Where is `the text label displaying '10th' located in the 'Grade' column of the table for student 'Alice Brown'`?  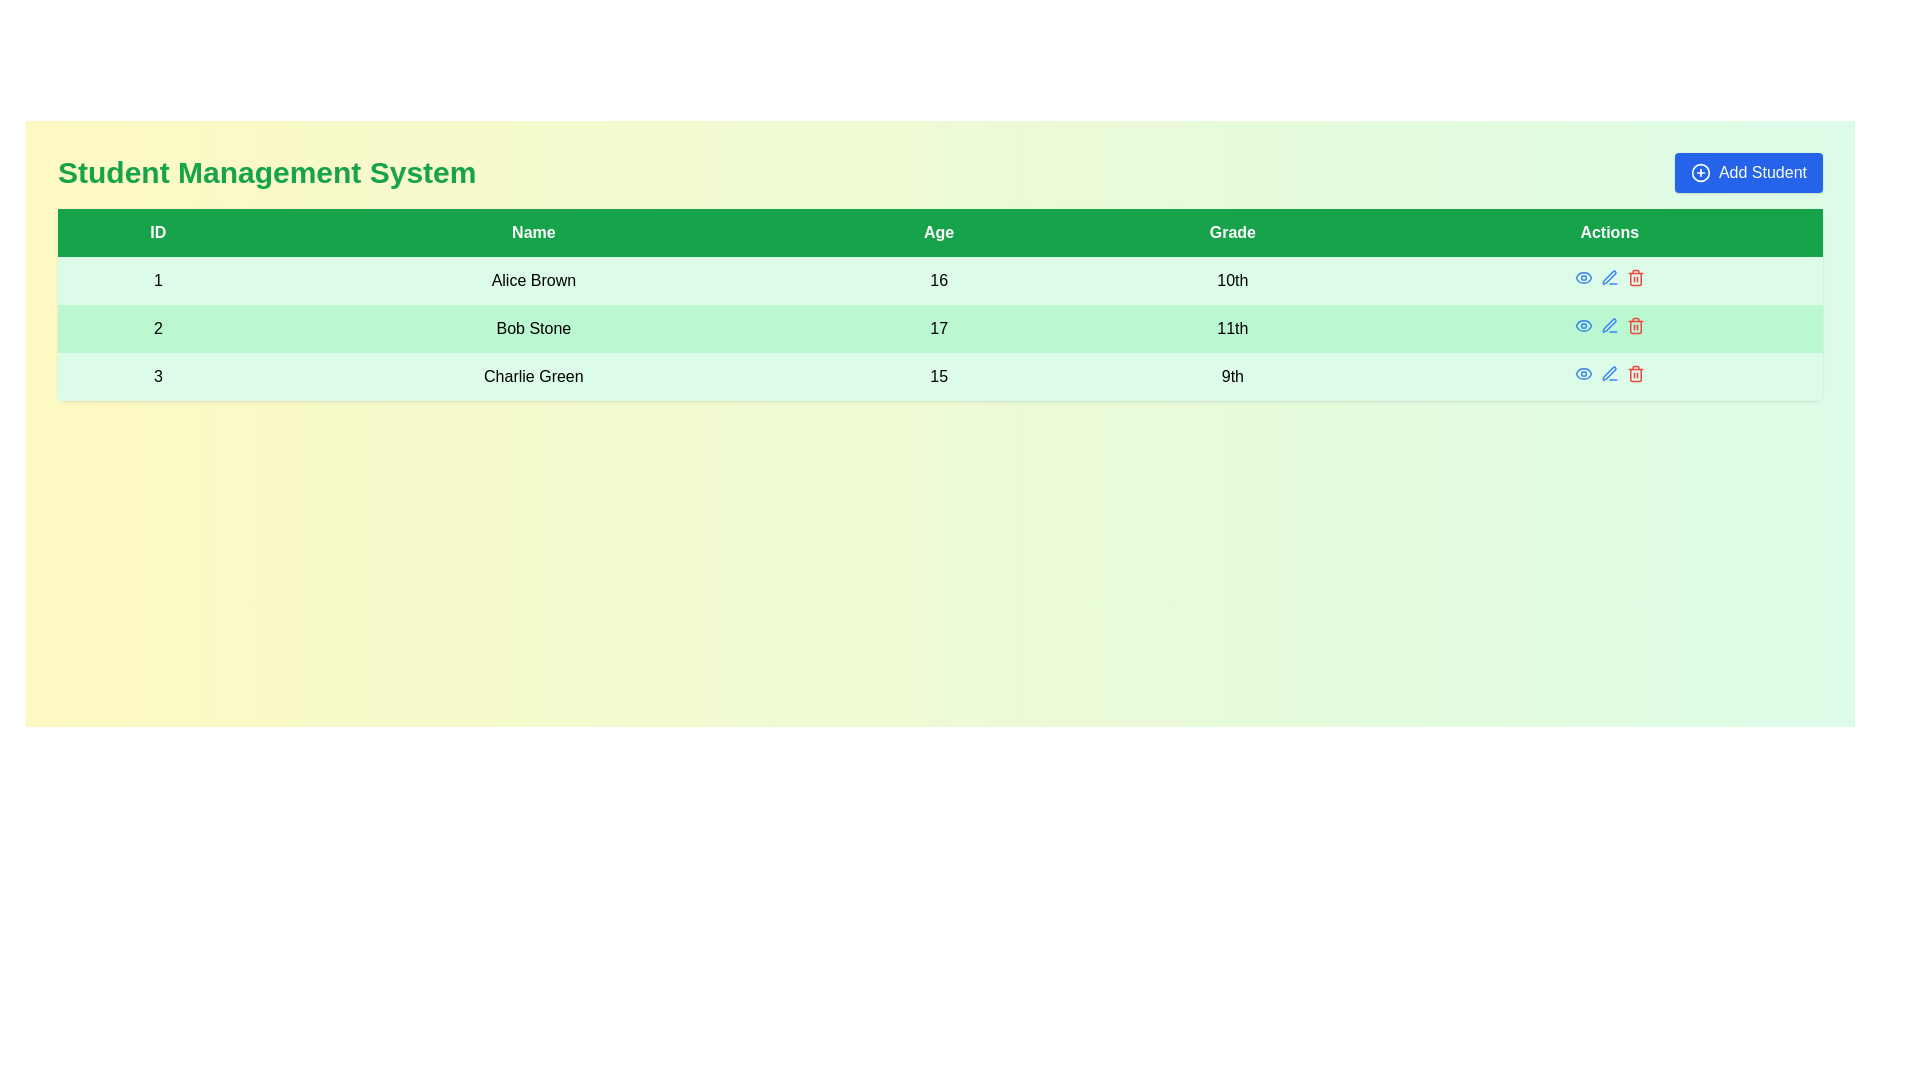 the text label displaying '10th' located in the 'Grade' column of the table for student 'Alice Brown' is located at coordinates (1231, 281).